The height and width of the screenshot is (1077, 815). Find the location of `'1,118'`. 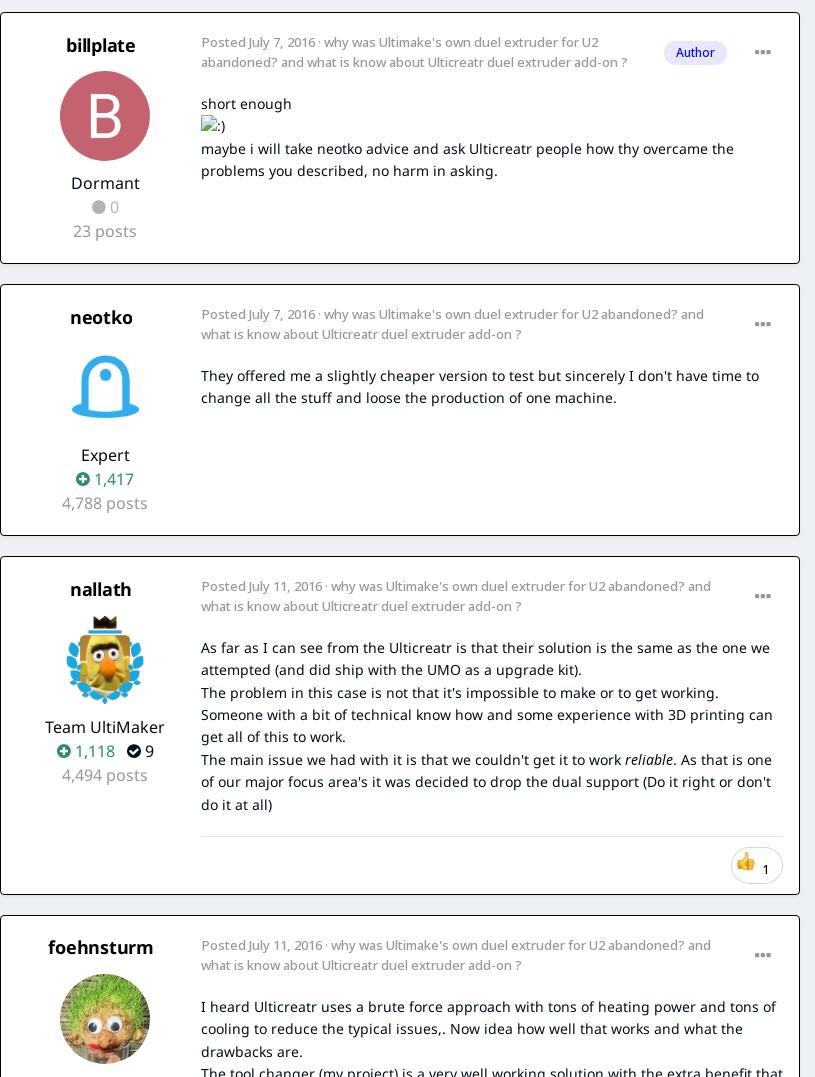

'1,118' is located at coordinates (91, 749).